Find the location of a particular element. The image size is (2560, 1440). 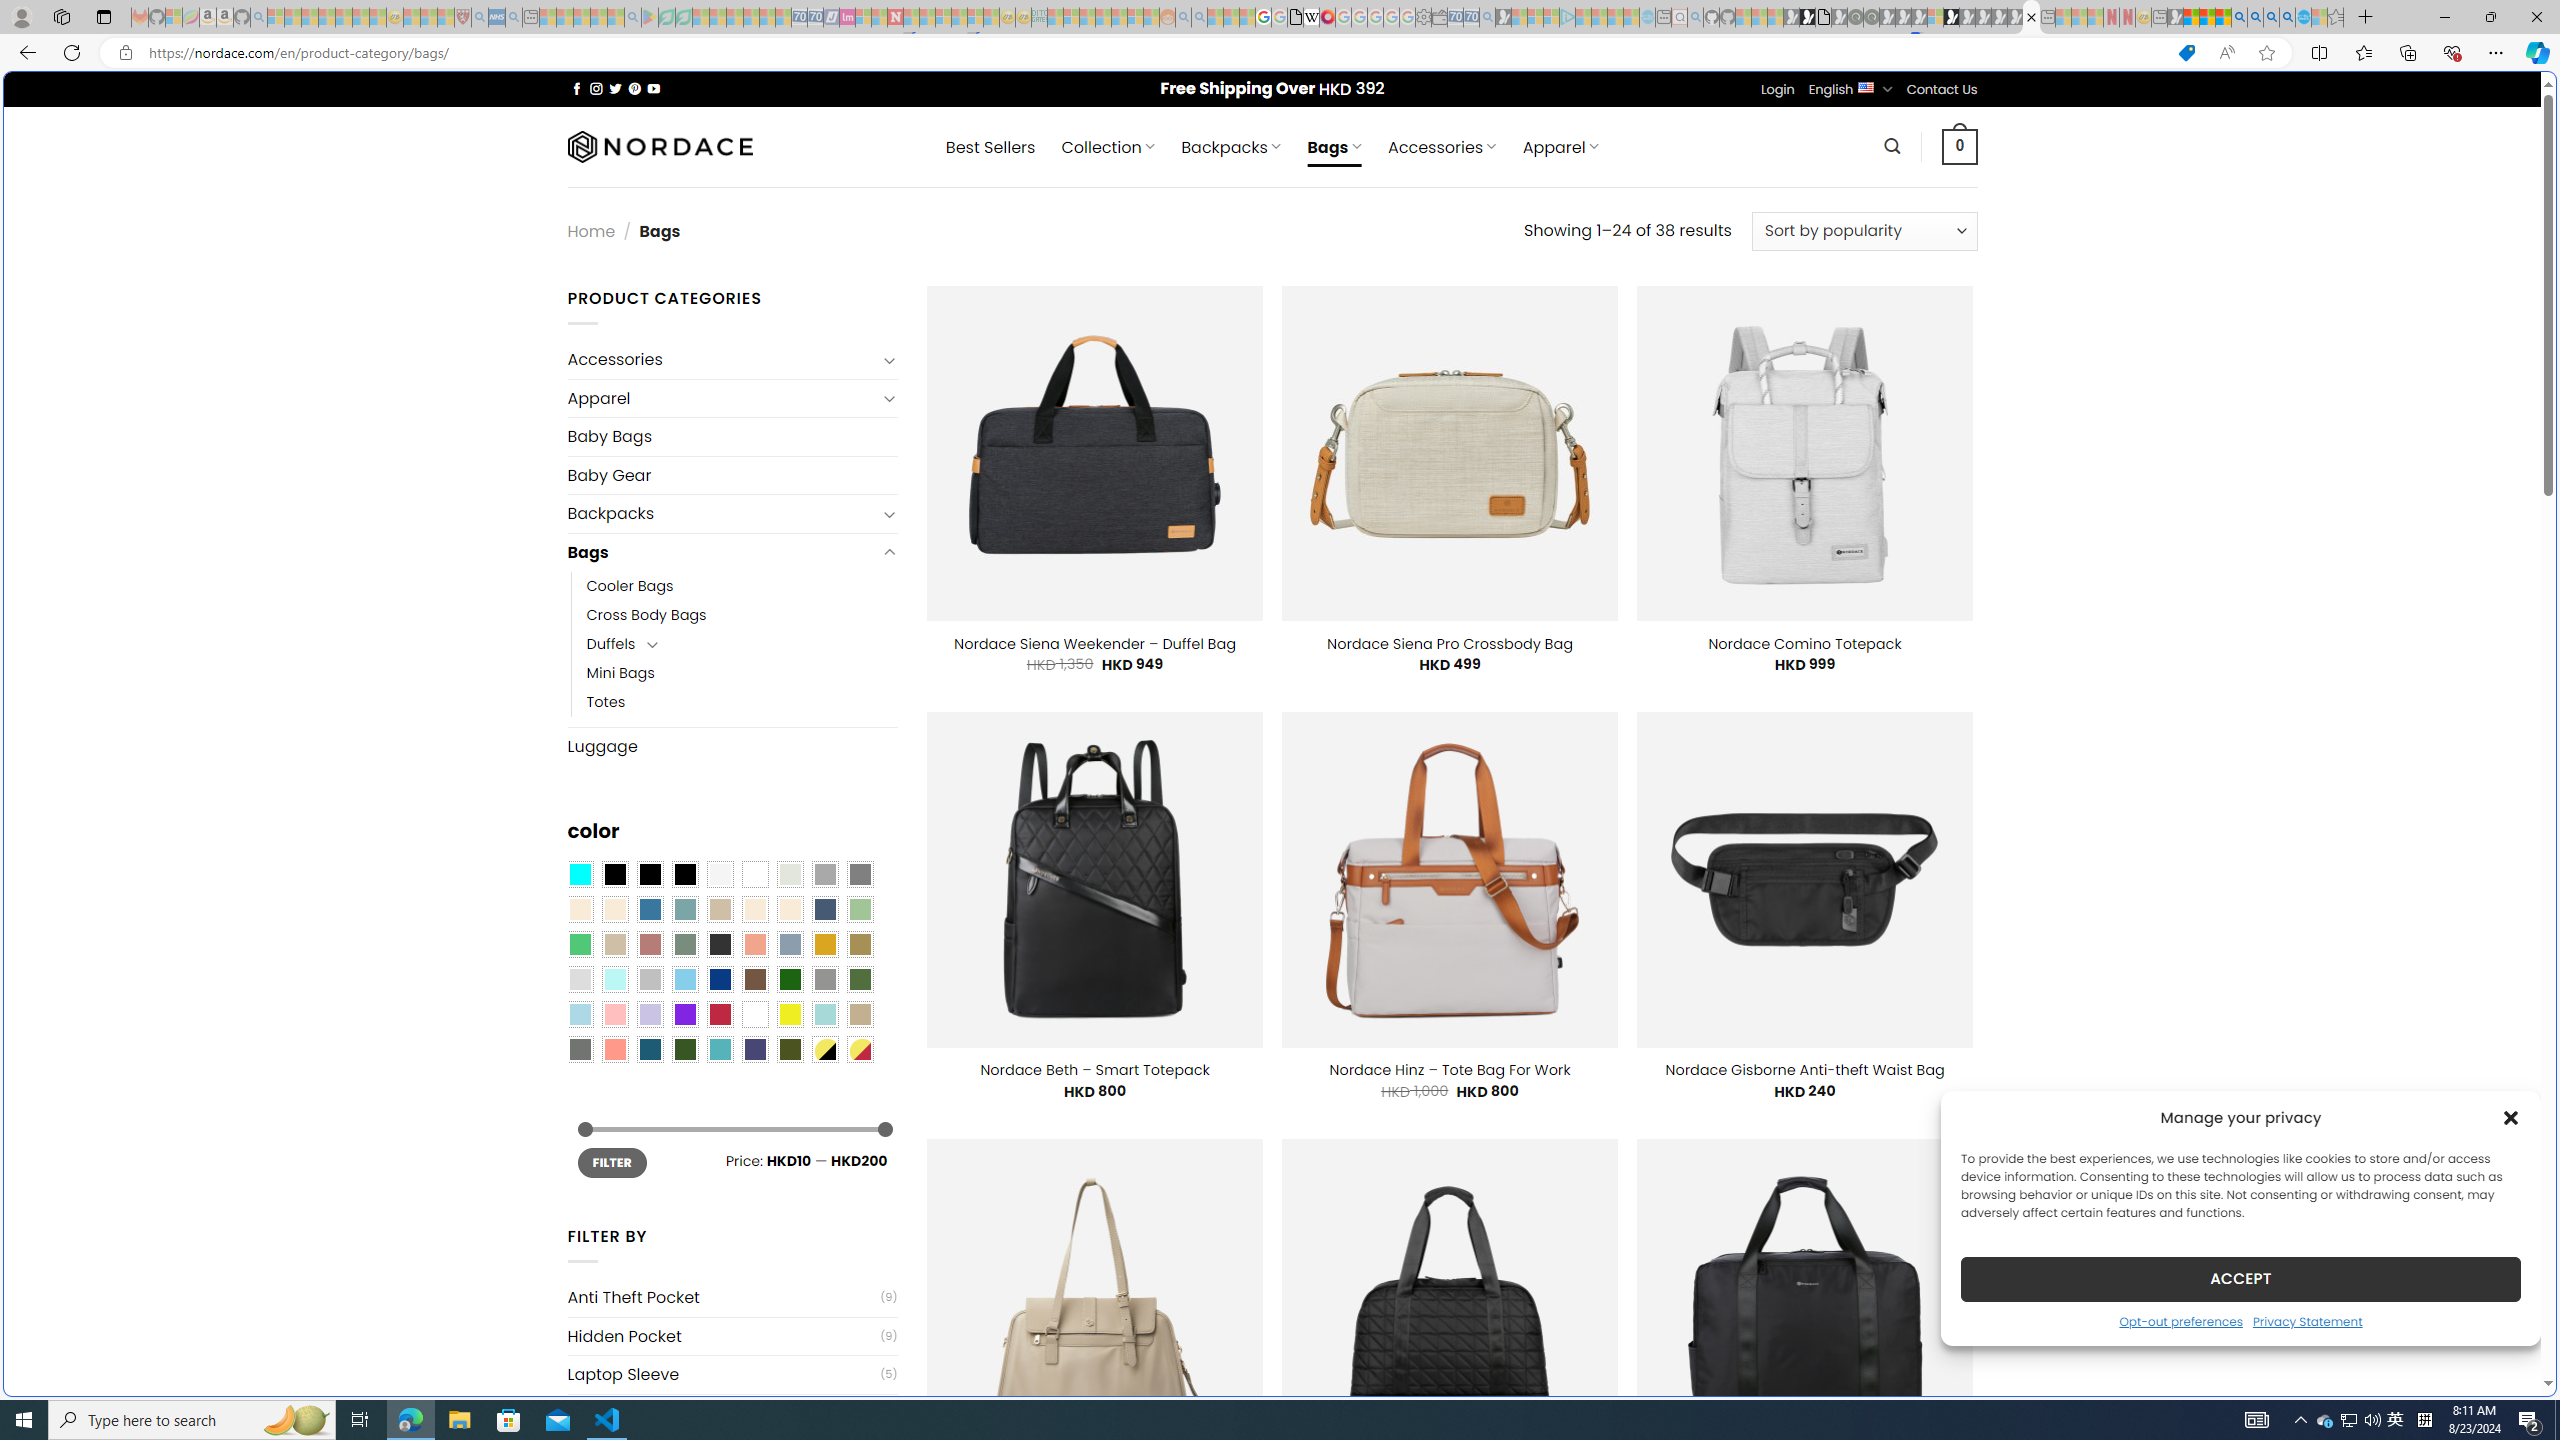

'Close split screen' is located at coordinates (2123, 100).